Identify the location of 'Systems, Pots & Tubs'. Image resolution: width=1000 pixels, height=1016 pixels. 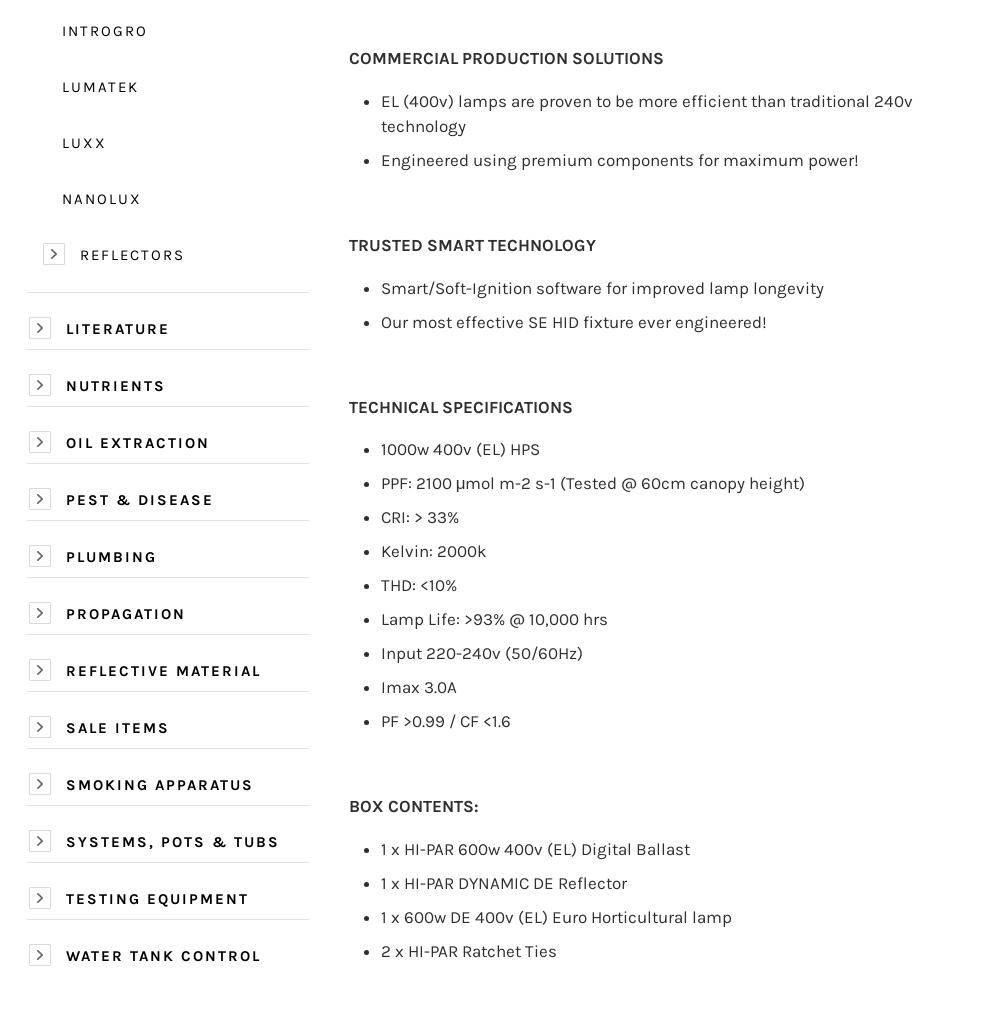
(65, 841).